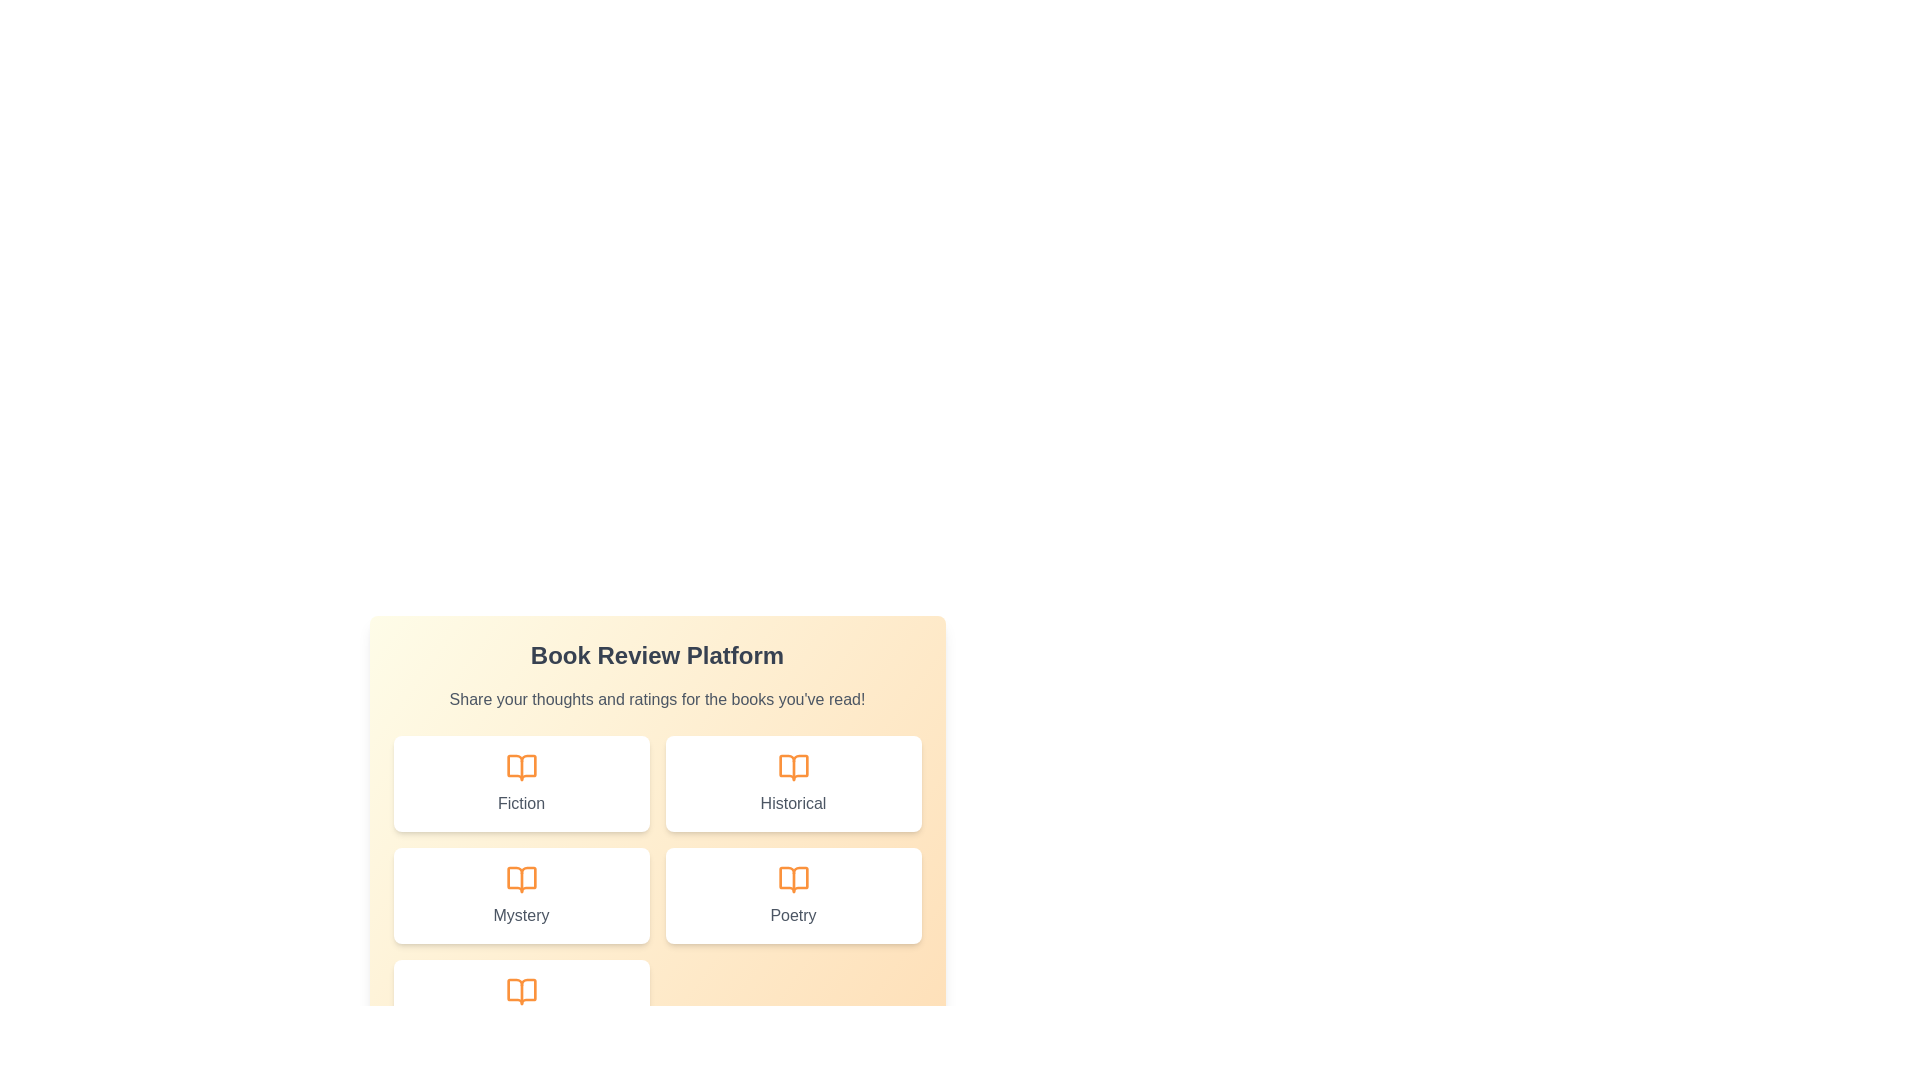 Image resolution: width=1920 pixels, height=1080 pixels. Describe the element at coordinates (792, 894) in the screenshot. I see `the bottom-right category button for 'Poetry'` at that location.